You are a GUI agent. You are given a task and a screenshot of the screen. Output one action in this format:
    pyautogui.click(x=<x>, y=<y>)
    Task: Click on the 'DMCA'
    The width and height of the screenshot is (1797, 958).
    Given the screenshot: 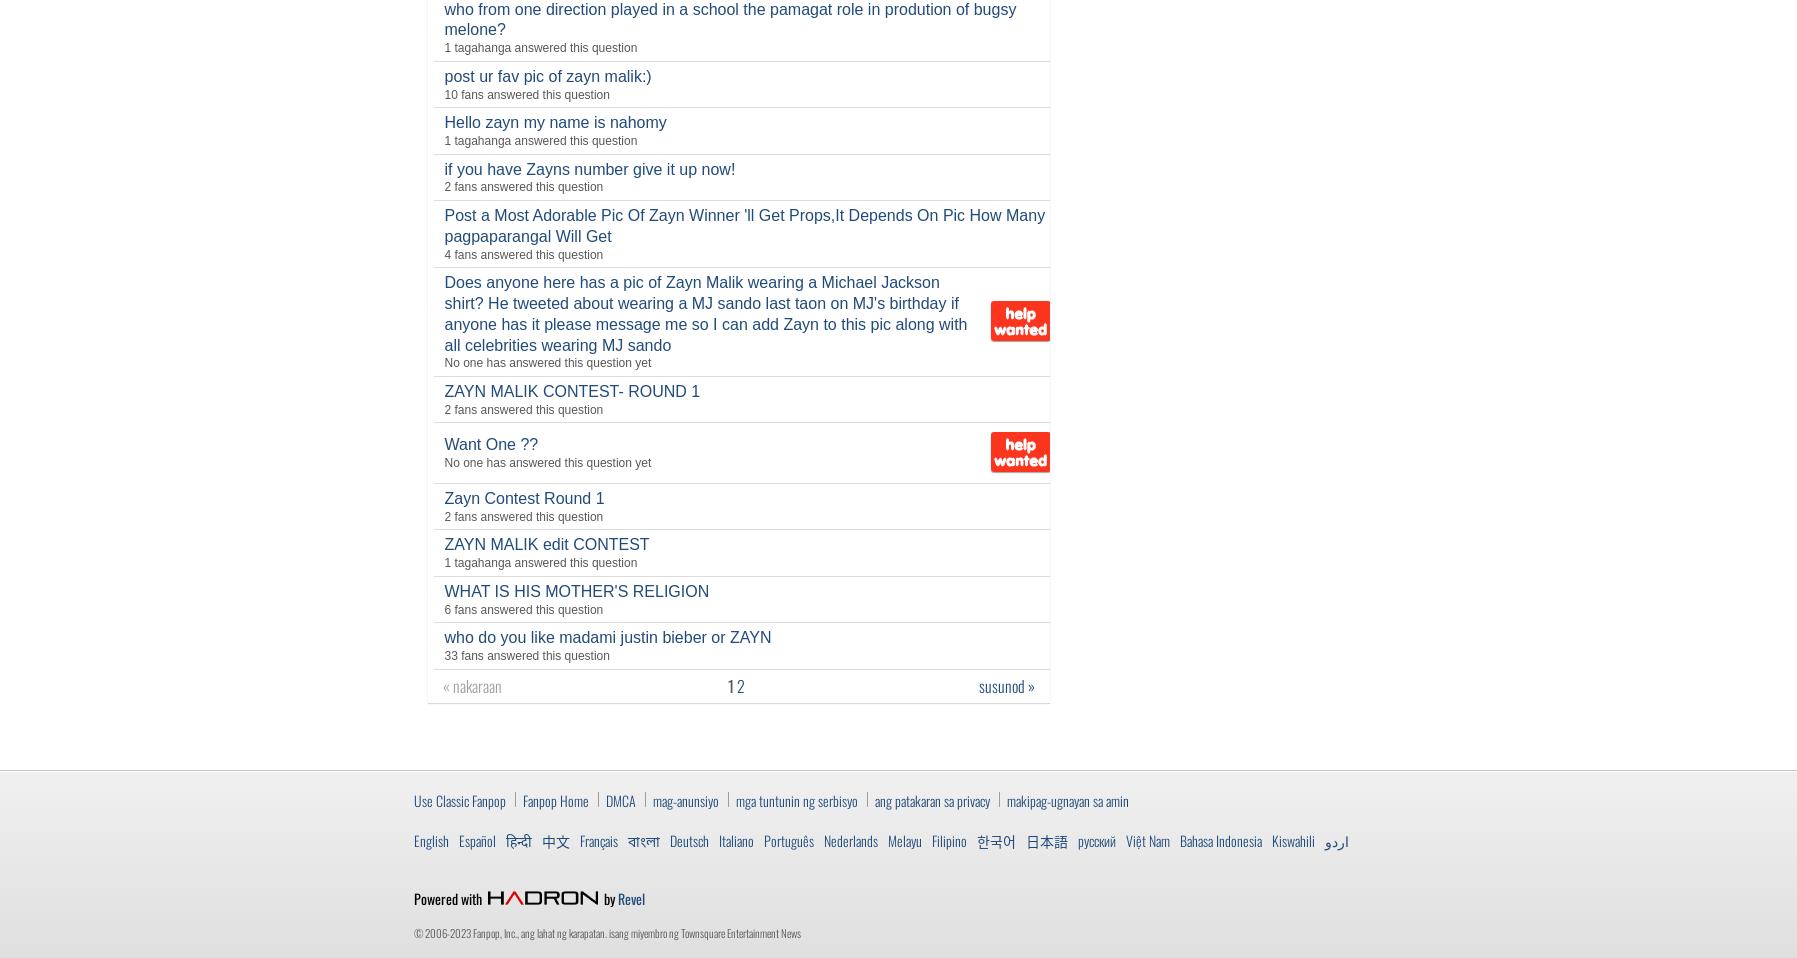 What is the action you would take?
    pyautogui.click(x=619, y=799)
    